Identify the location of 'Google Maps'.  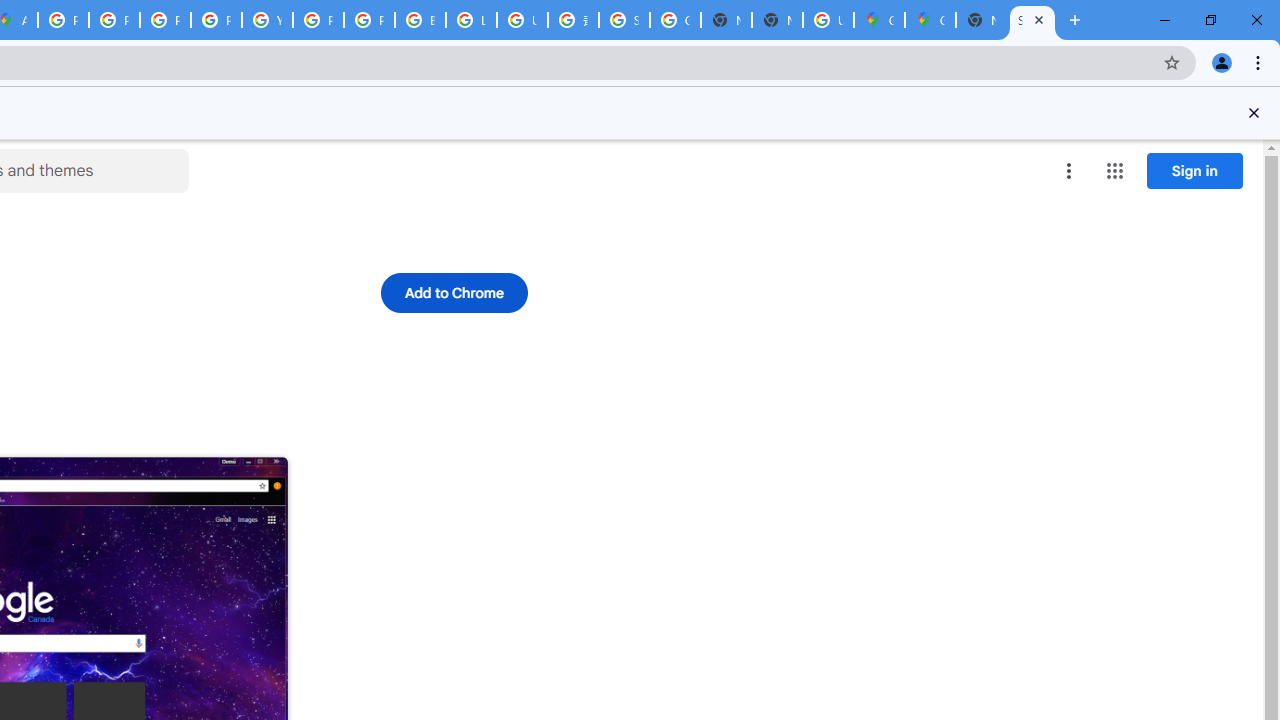
(929, 20).